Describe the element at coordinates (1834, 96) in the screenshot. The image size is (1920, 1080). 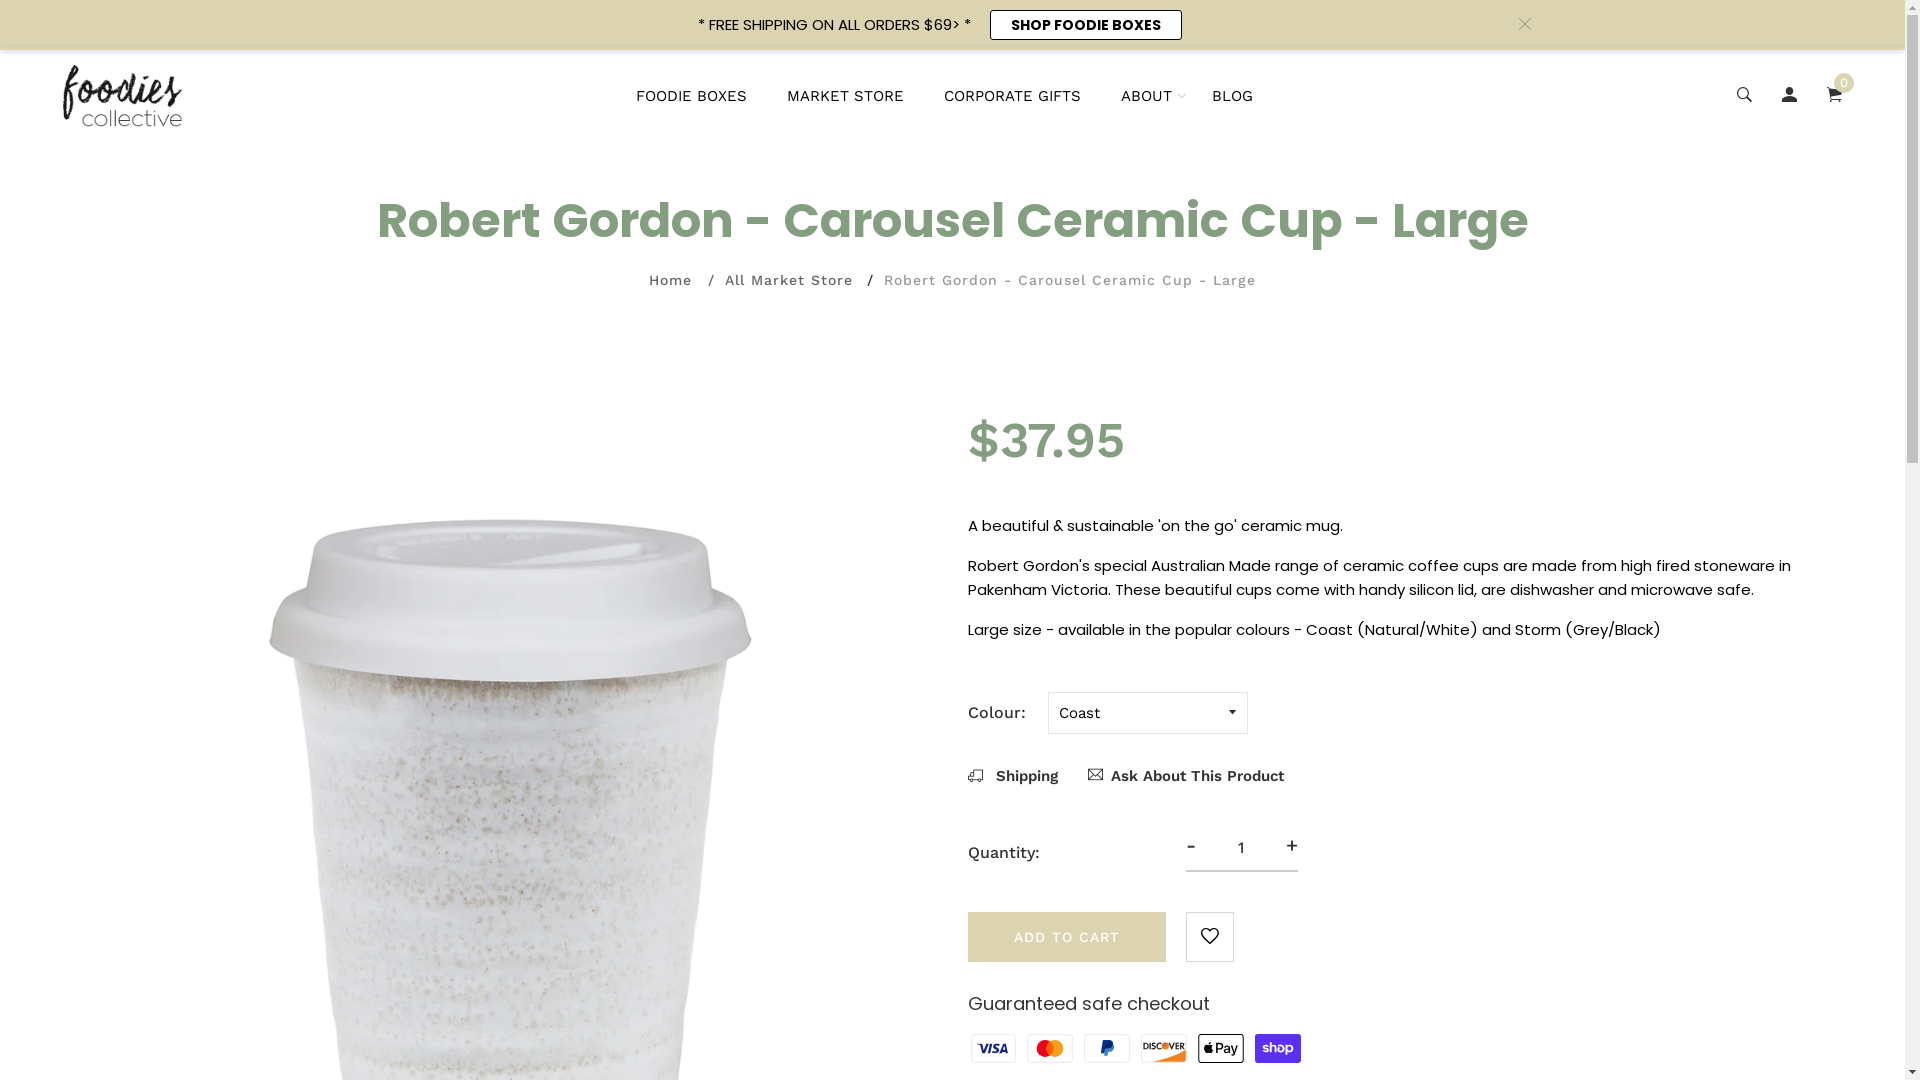
I see `'0'` at that location.